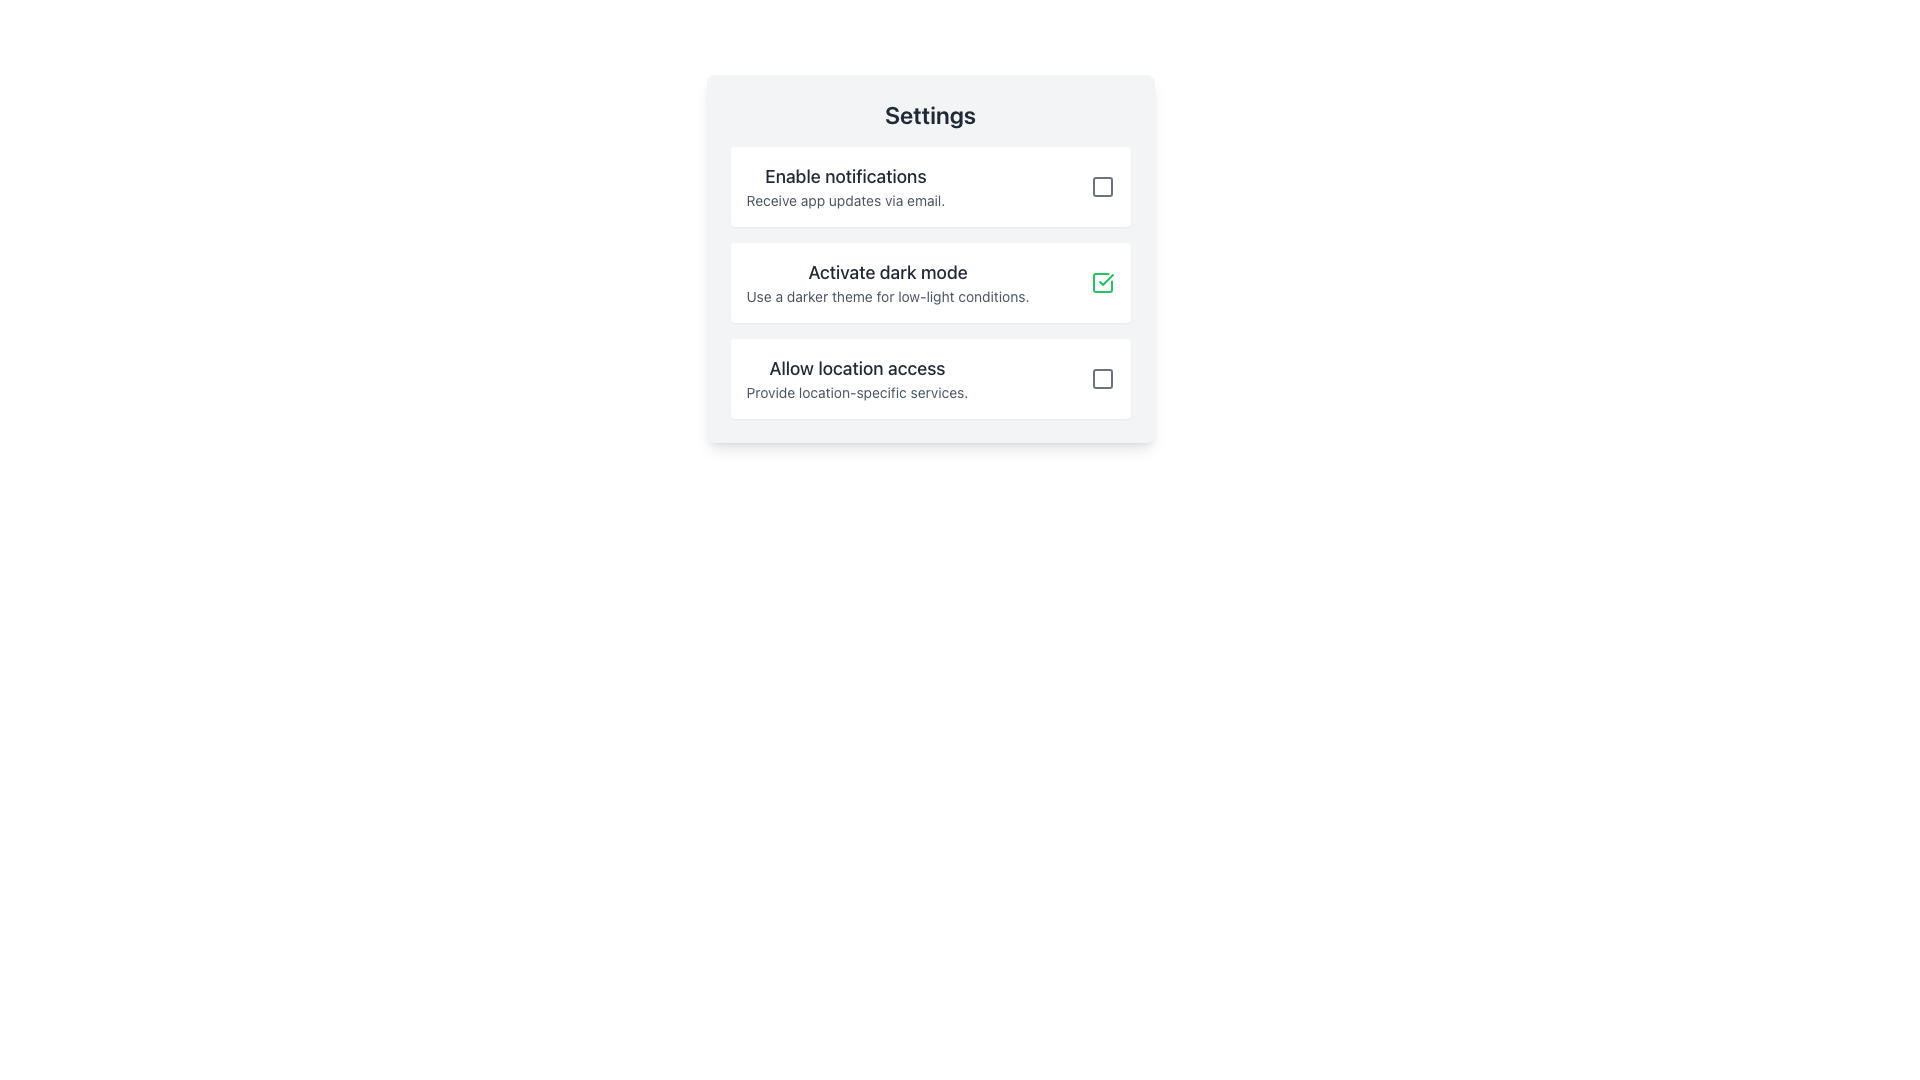  What do you see at coordinates (1101, 186) in the screenshot?
I see `the unchecked checkbox located to the right of the 'Enable notifications' text` at bounding box center [1101, 186].